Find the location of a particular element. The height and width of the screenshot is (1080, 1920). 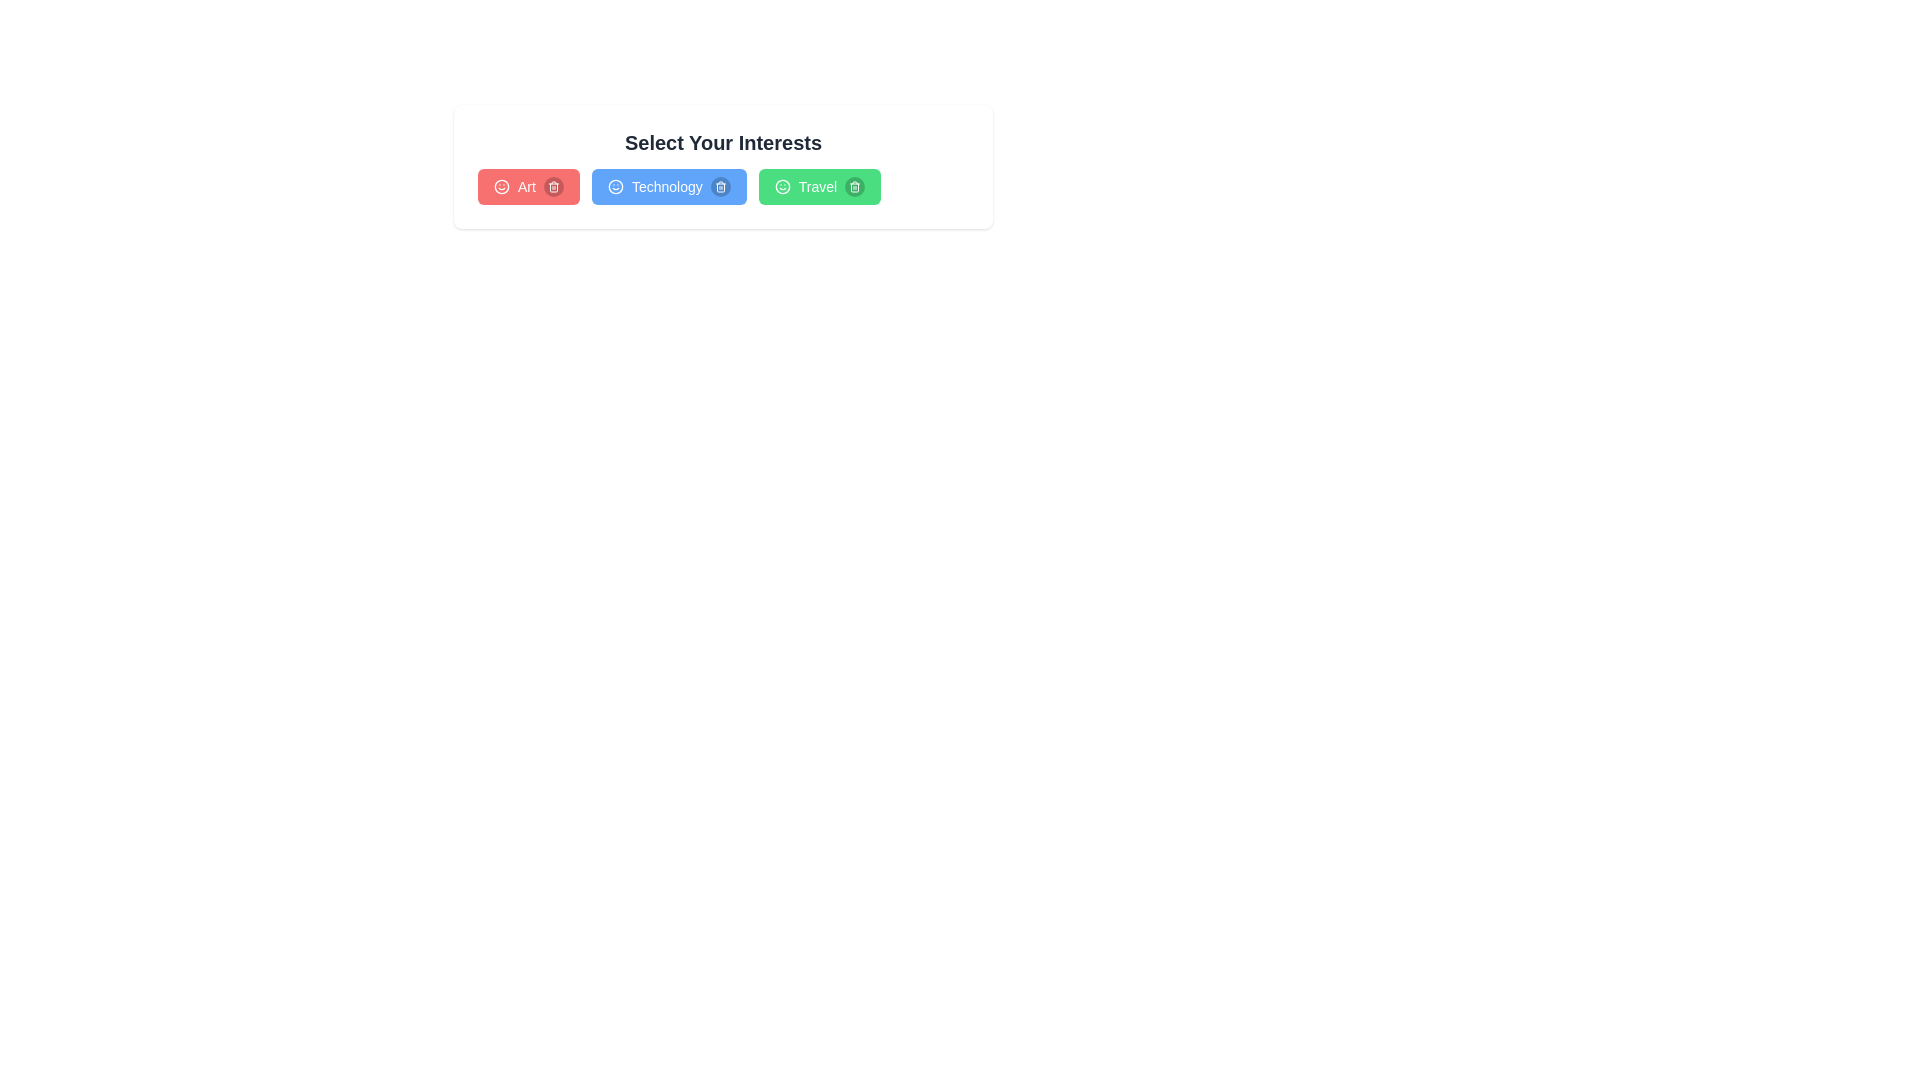

the button corresponding to Art to select it is located at coordinates (528, 186).